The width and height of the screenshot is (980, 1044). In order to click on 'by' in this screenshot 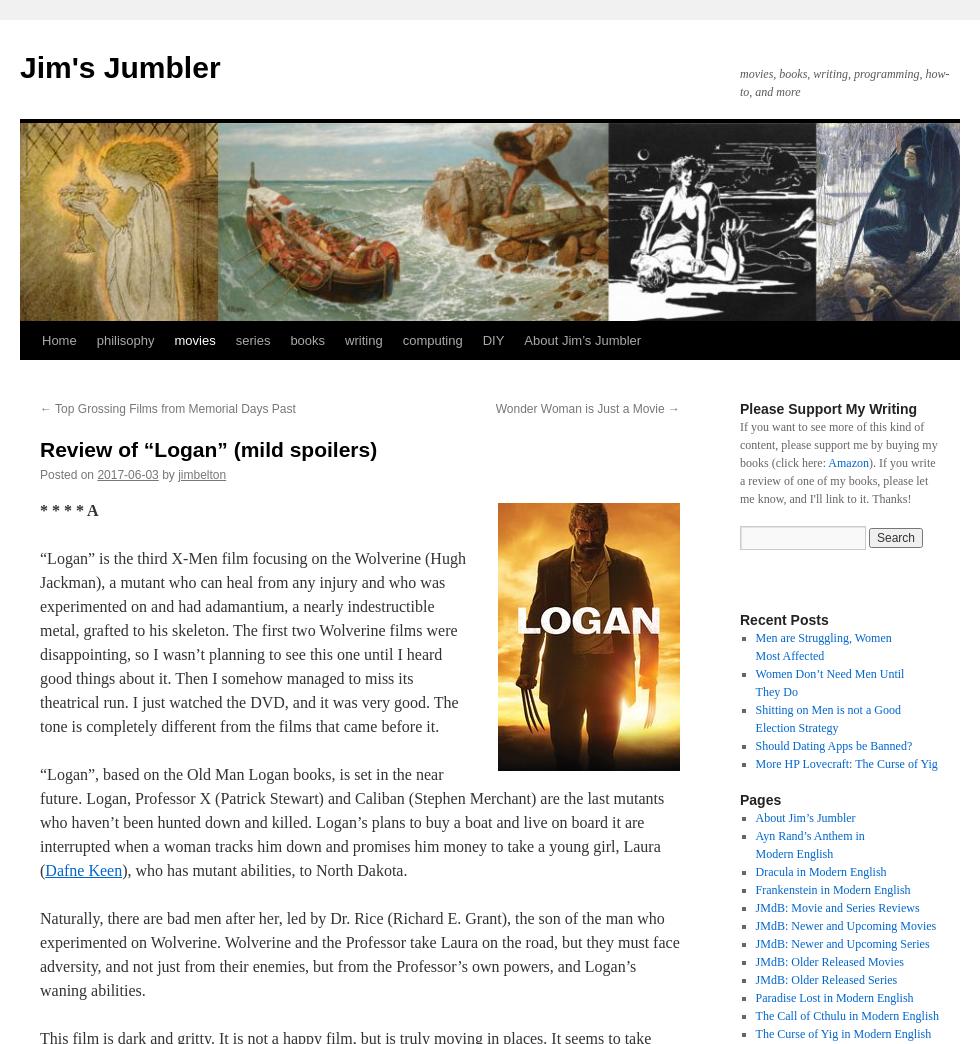, I will do `click(167, 475)`.